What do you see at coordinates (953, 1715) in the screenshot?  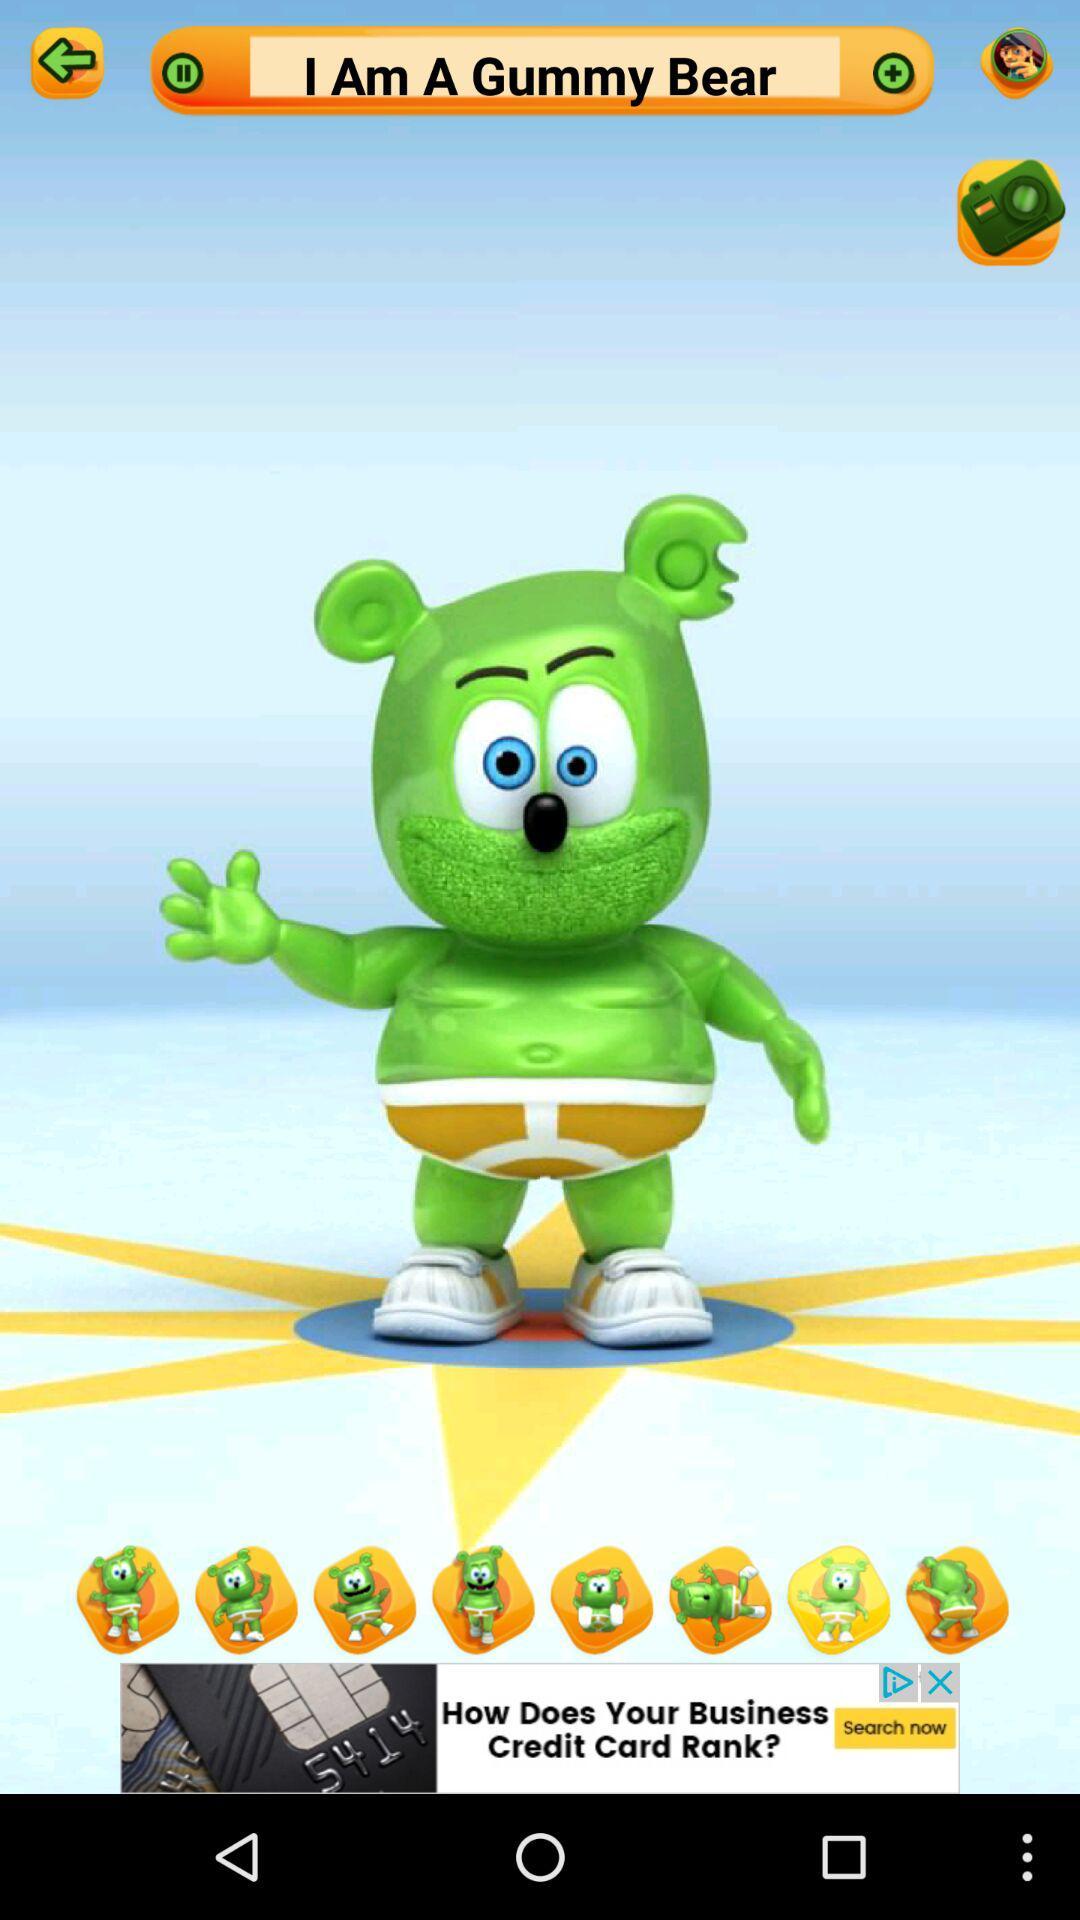 I see `the avatar icon` at bounding box center [953, 1715].